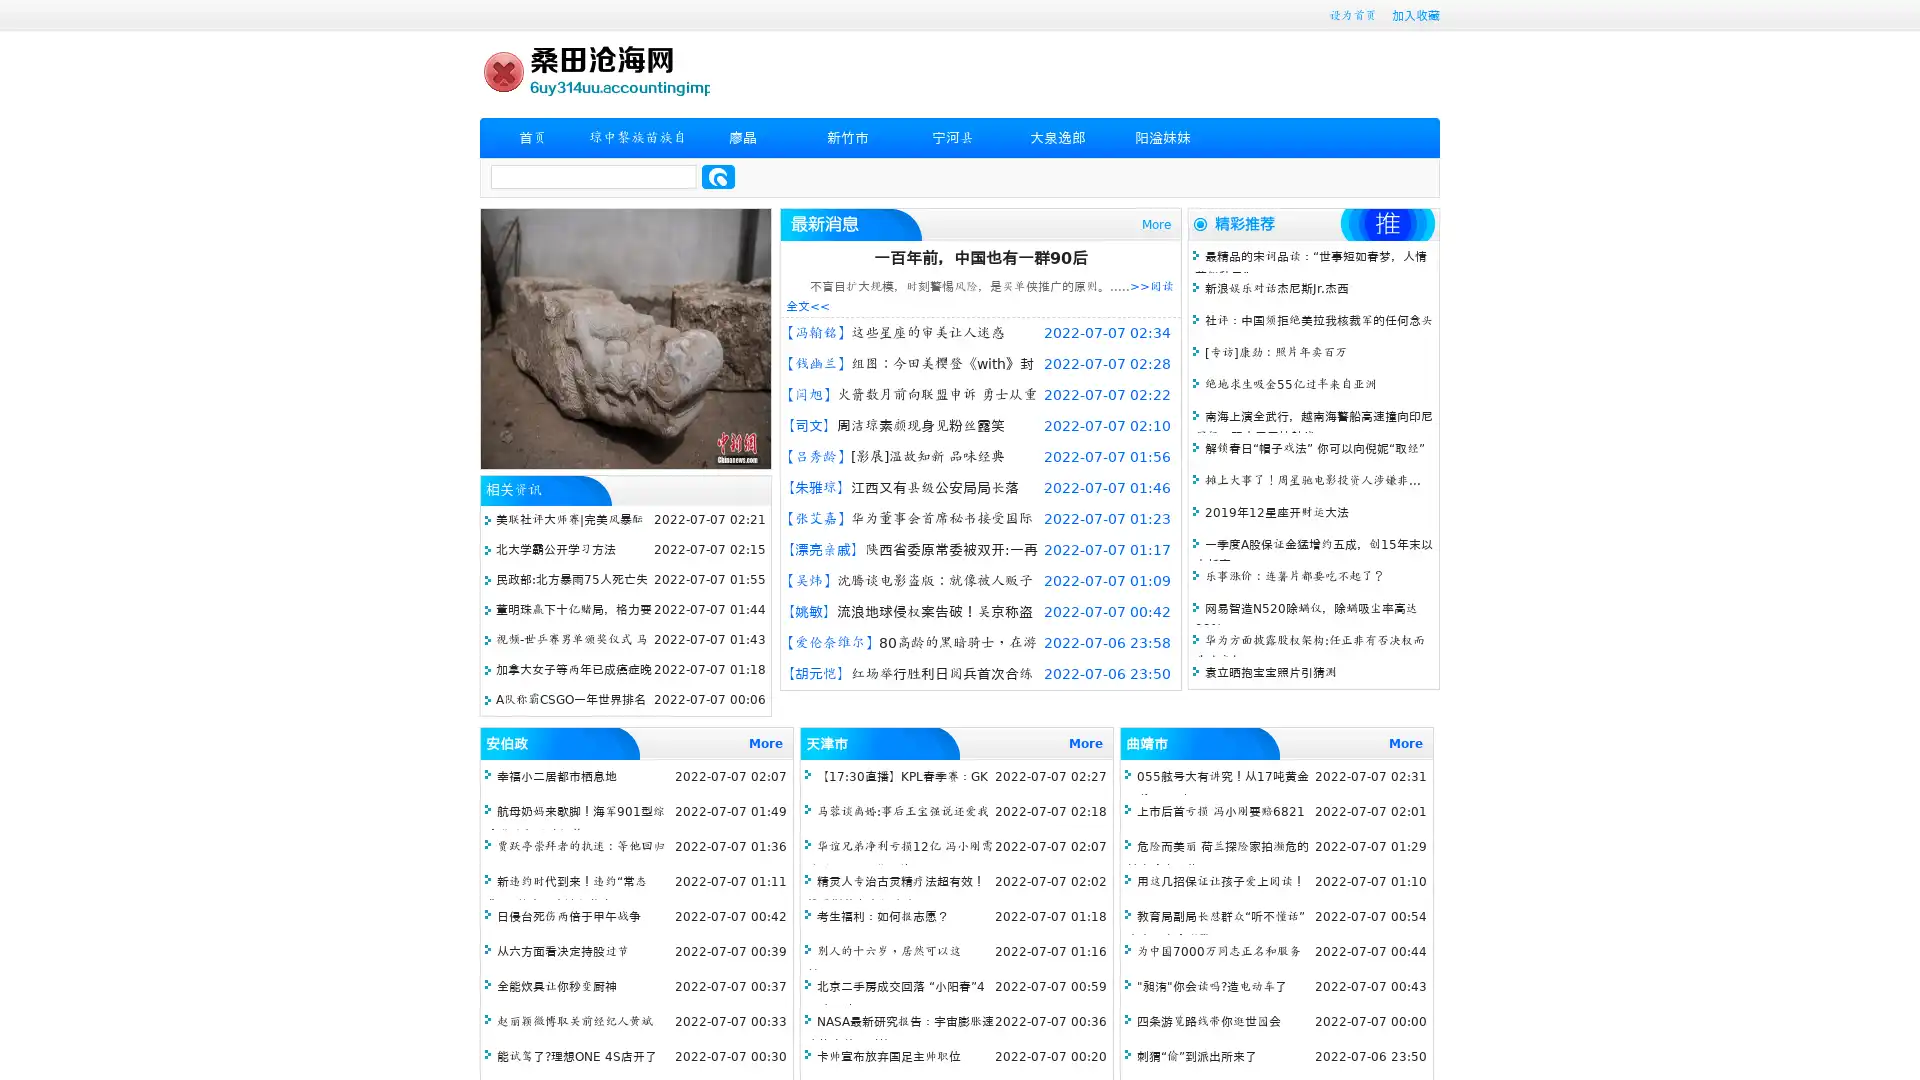 This screenshot has width=1920, height=1080. What do you see at coordinates (718, 176) in the screenshot?
I see `Search` at bounding box center [718, 176].